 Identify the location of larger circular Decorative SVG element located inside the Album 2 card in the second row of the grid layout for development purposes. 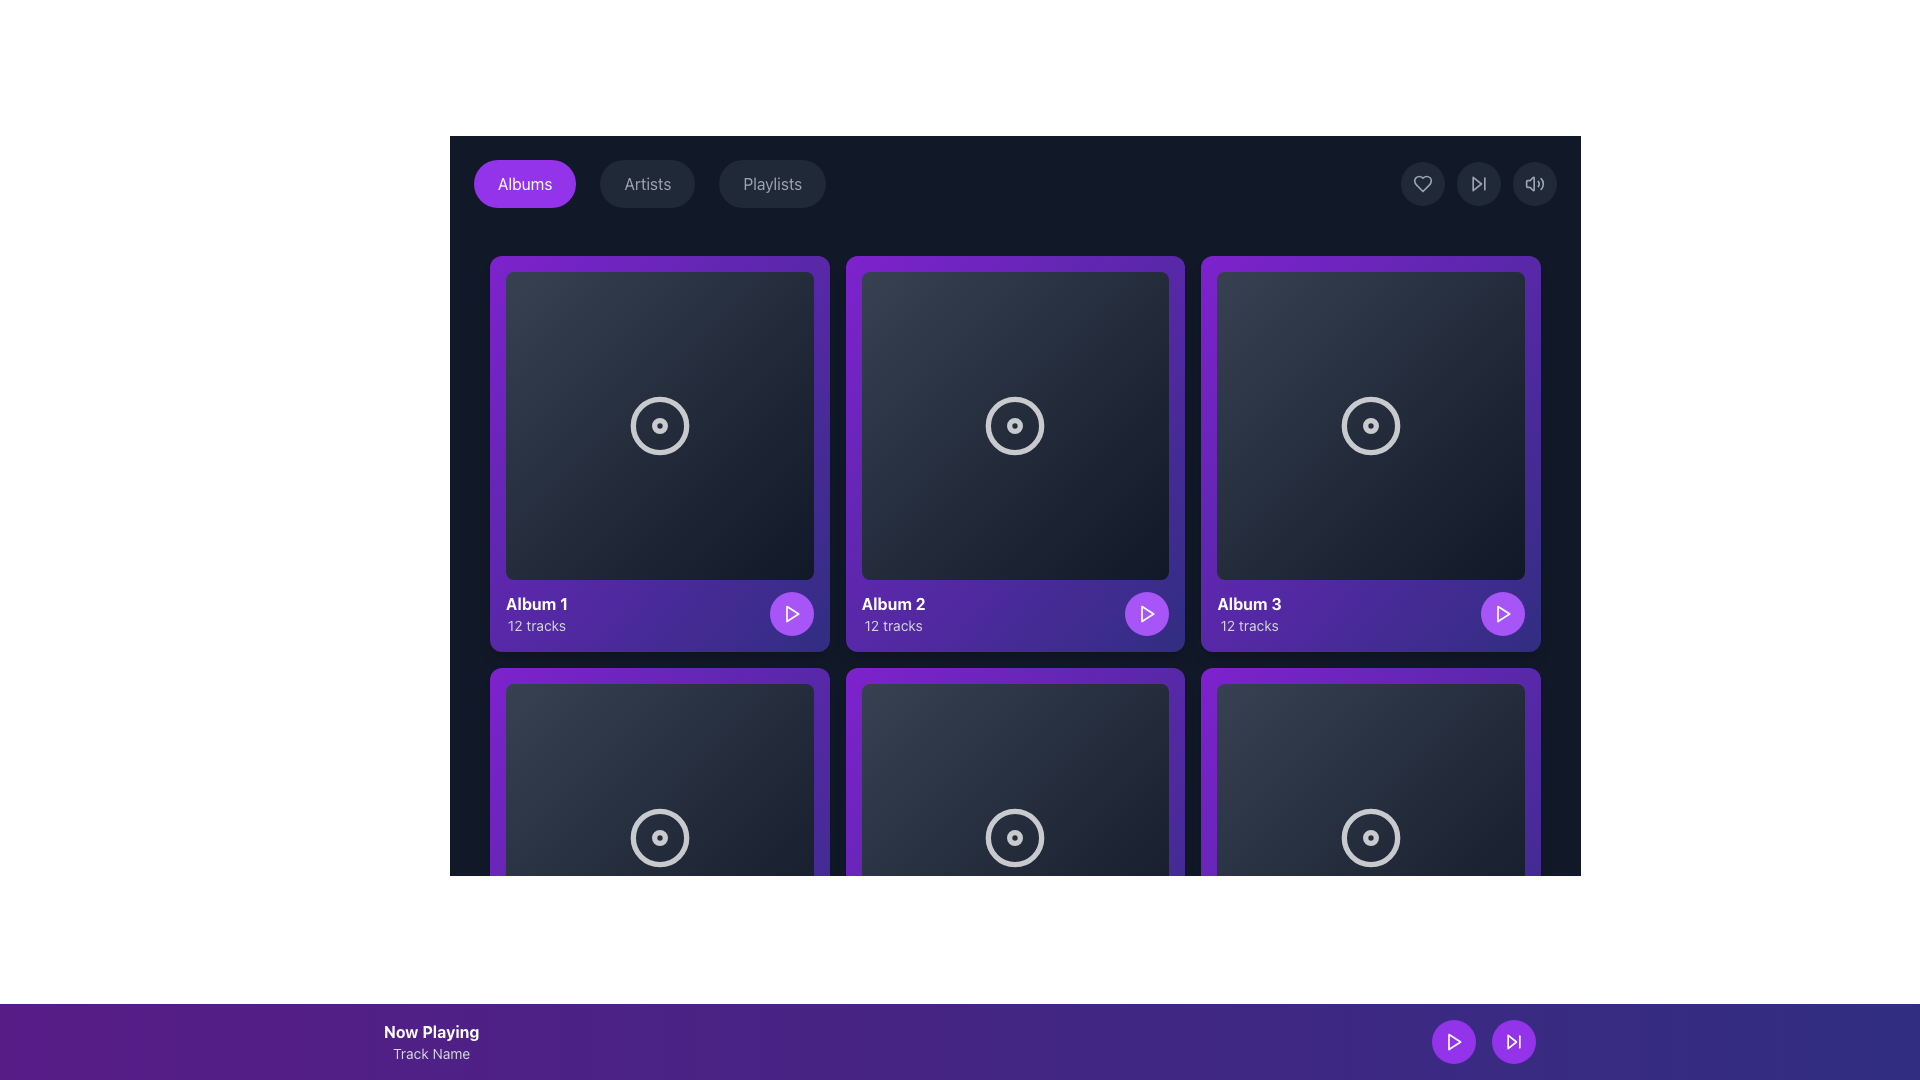
(1015, 424).